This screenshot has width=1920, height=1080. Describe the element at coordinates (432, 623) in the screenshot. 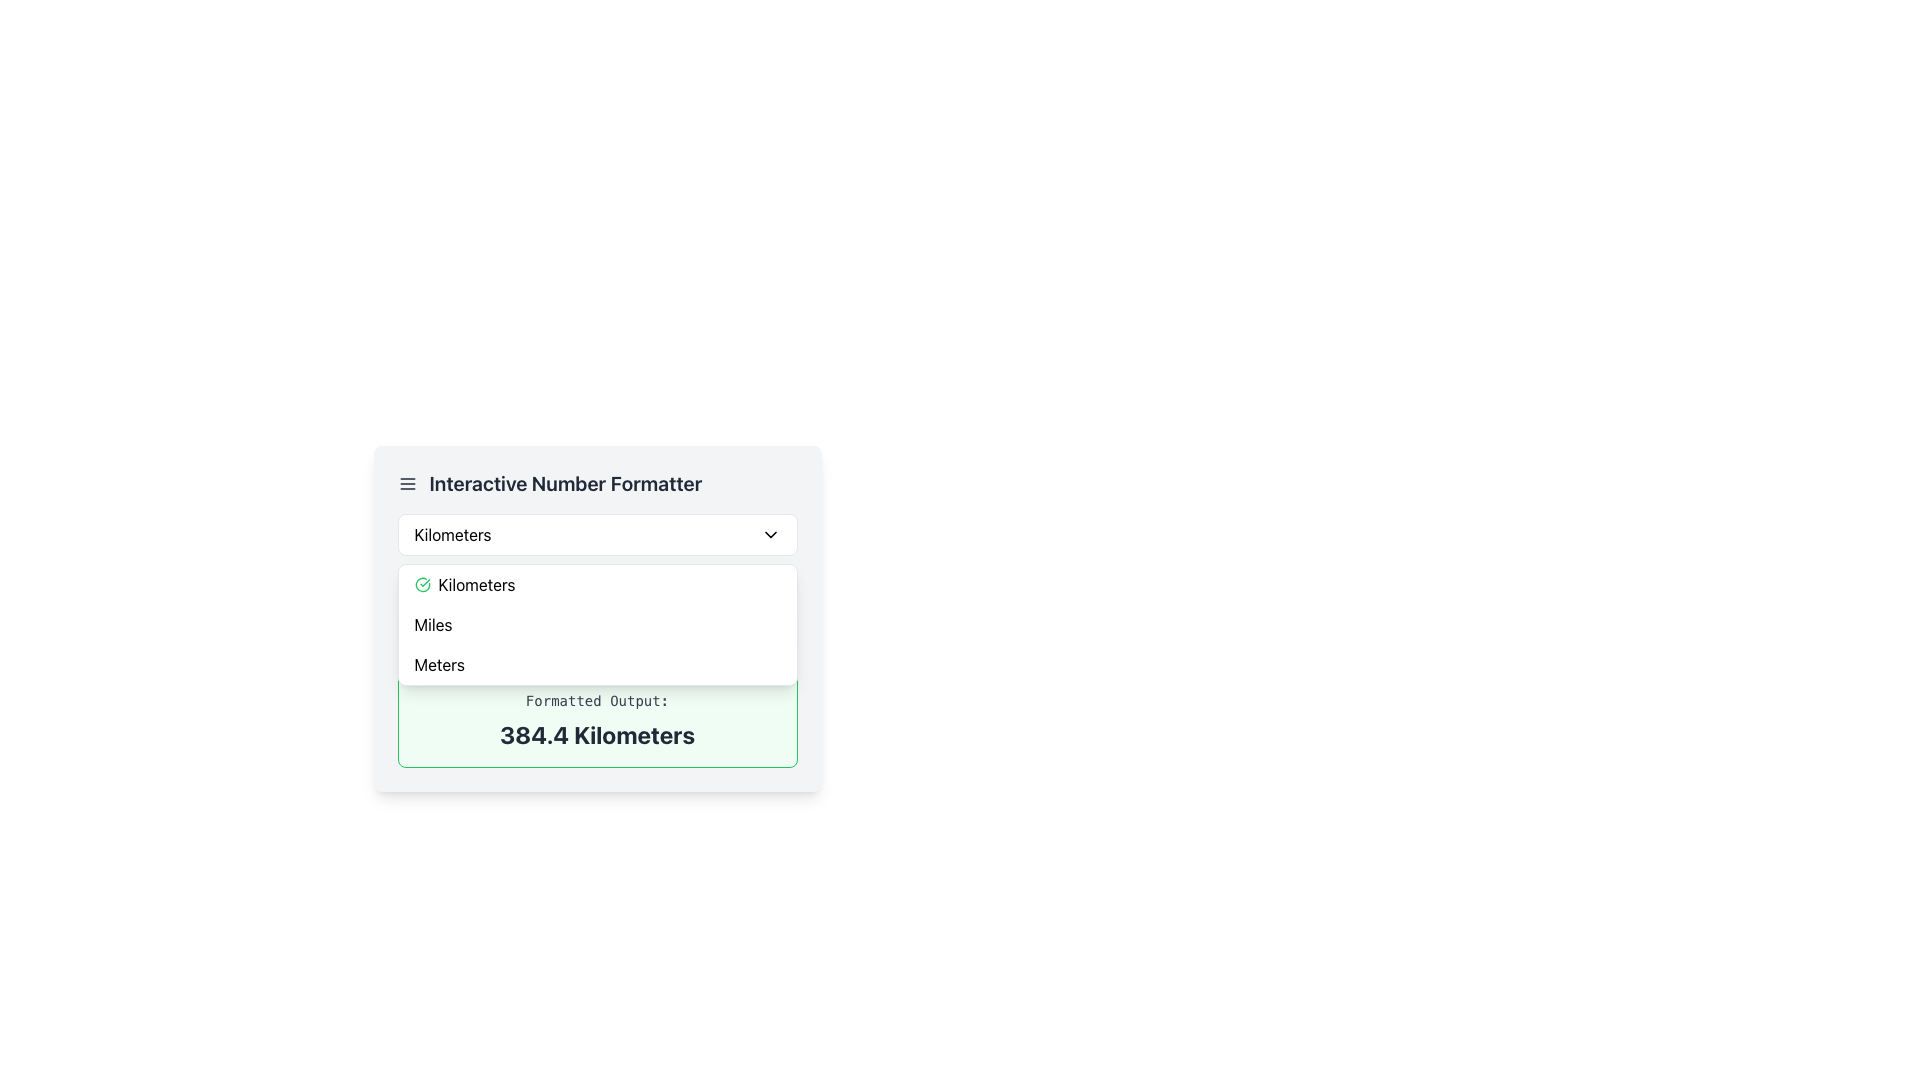

I see `the second selectable option in the dropdown menu` at that location.